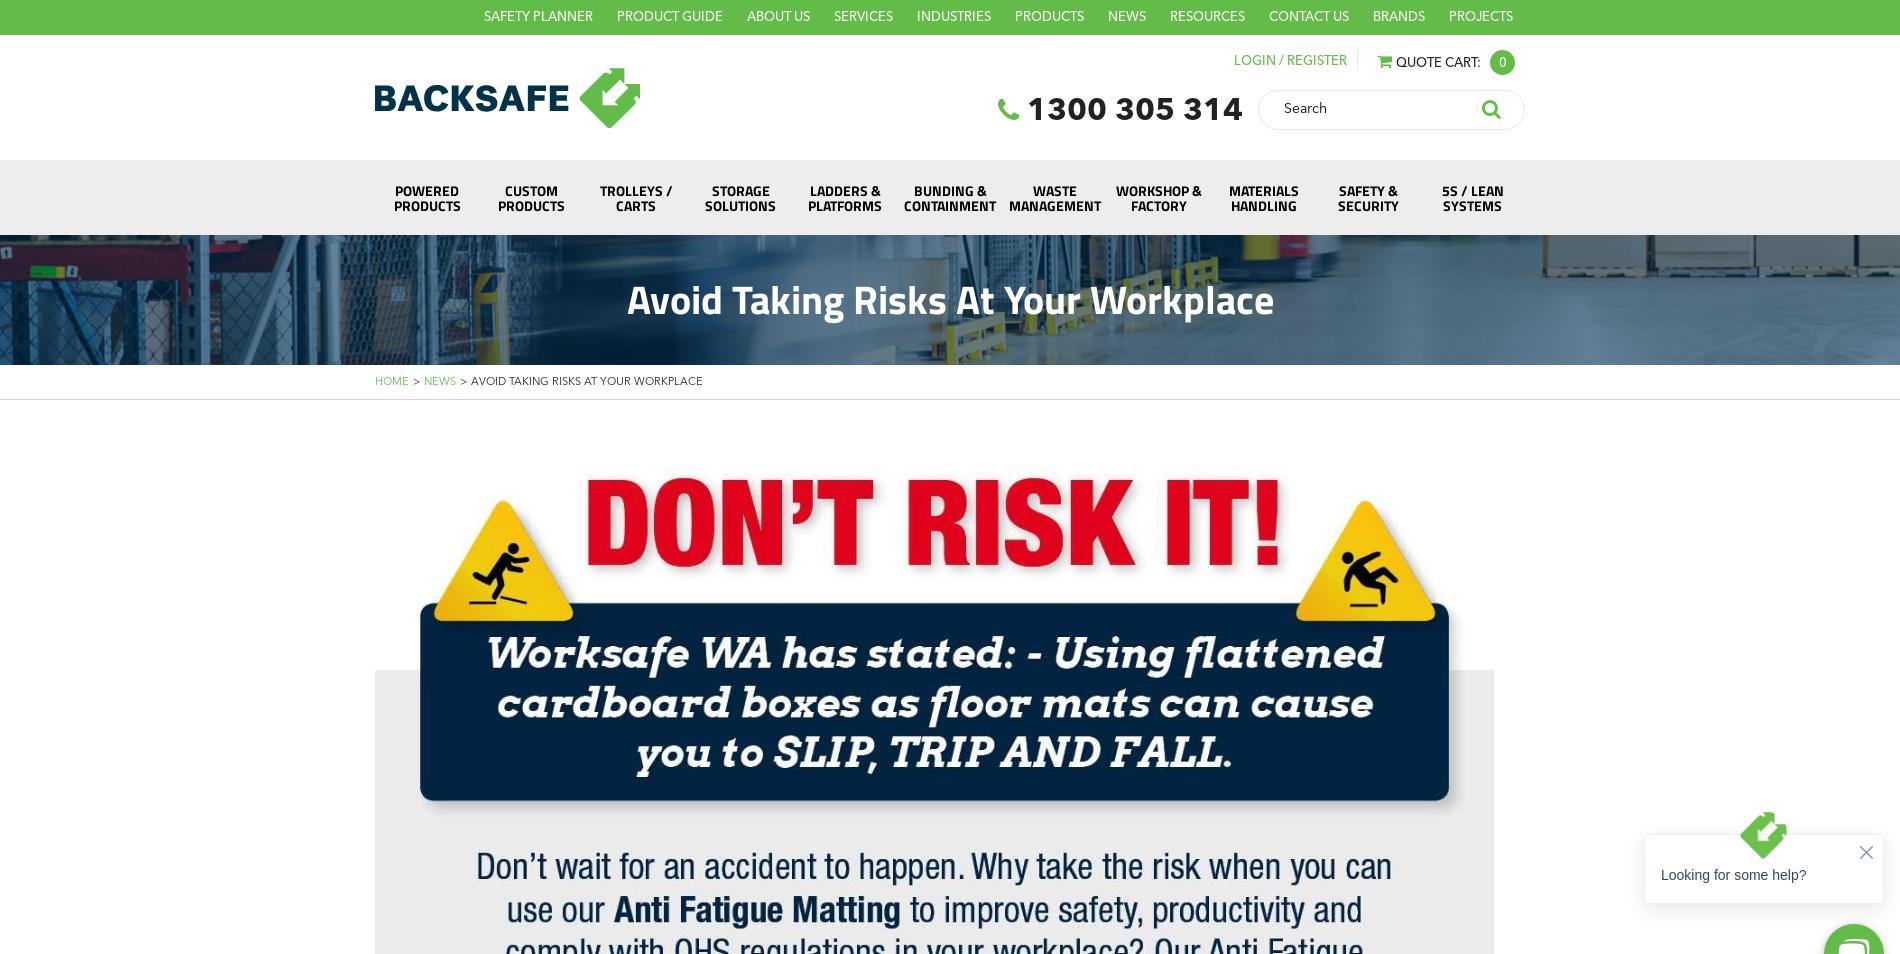  Describe the element at coordinates (1366, 196) in the screenshot. I see `'Safety & Security'` at that location.